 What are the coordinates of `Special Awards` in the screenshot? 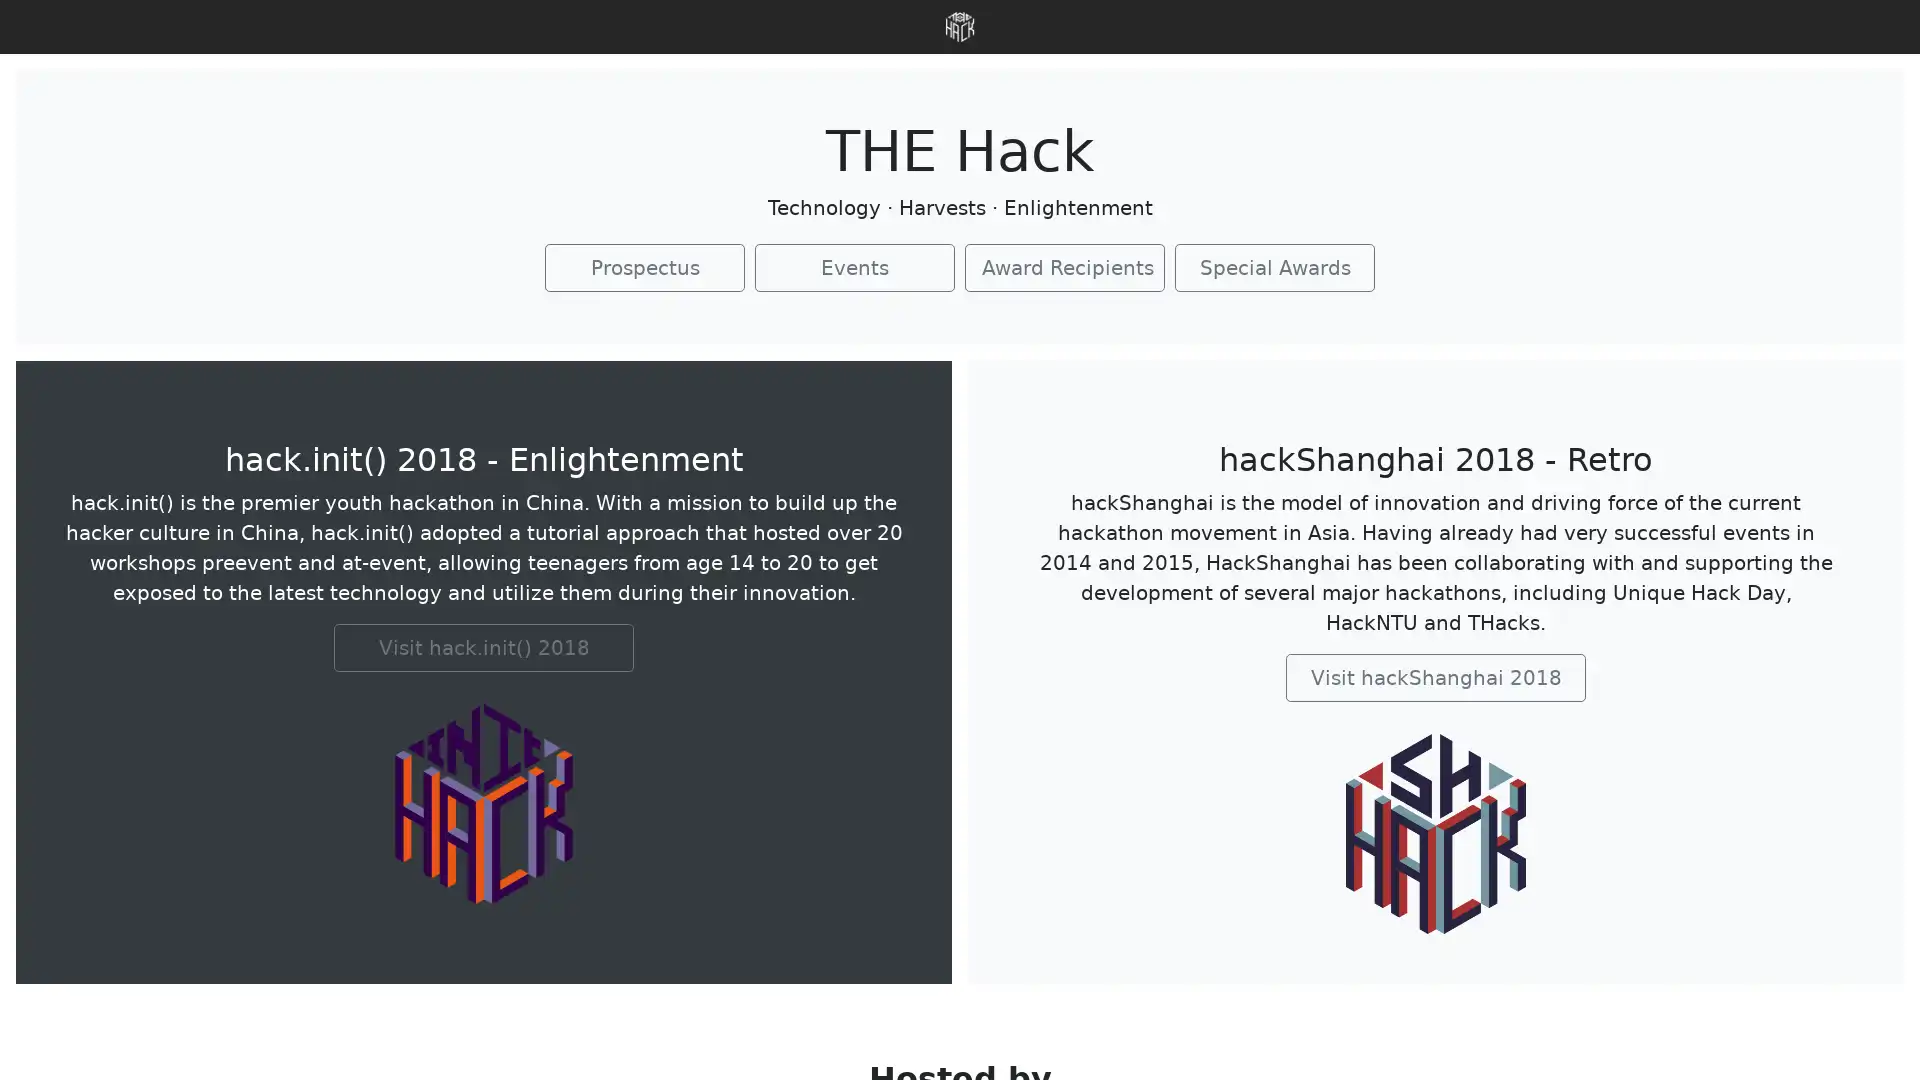 It's located at (1274, 266).